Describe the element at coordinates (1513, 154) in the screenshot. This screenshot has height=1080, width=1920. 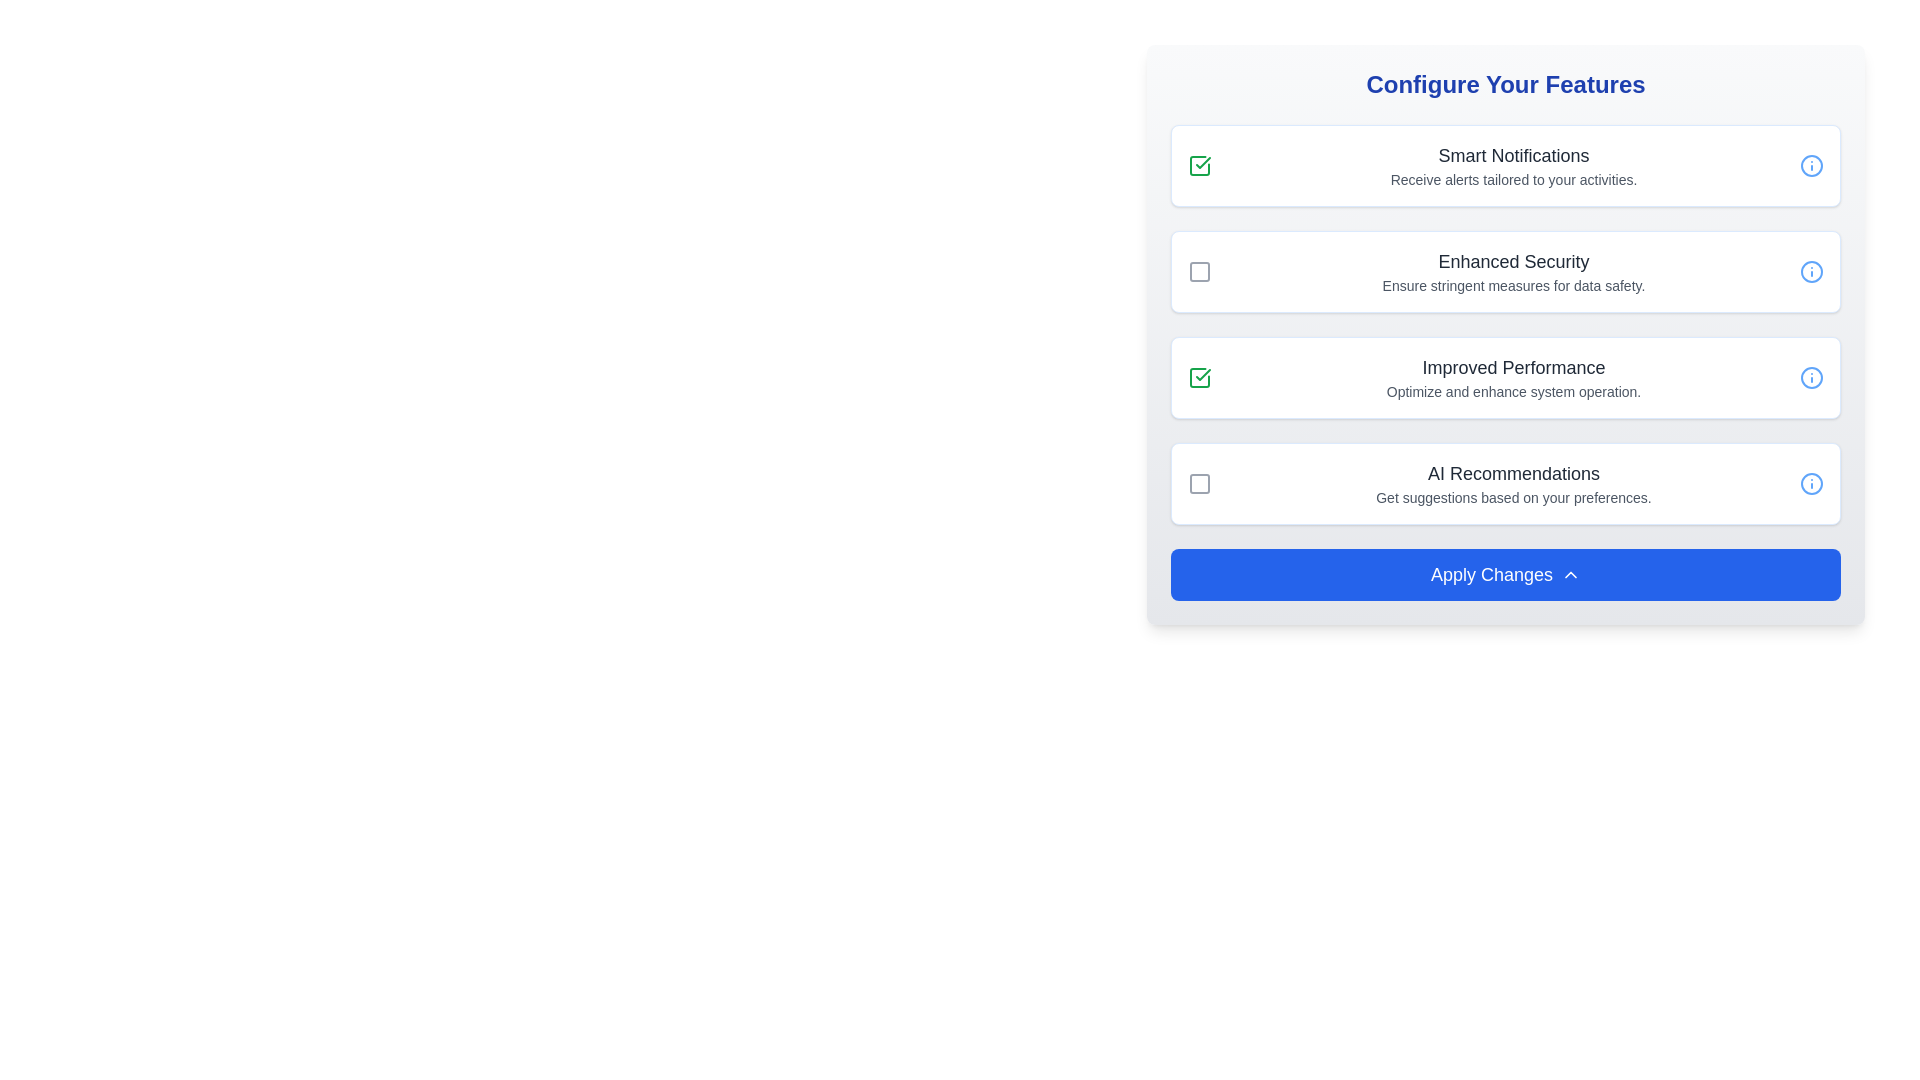
I see `the 'Smart Notifications' text label, which is styled in bold dark gray and located above the descriptive text in the feature configuration list` at that location.